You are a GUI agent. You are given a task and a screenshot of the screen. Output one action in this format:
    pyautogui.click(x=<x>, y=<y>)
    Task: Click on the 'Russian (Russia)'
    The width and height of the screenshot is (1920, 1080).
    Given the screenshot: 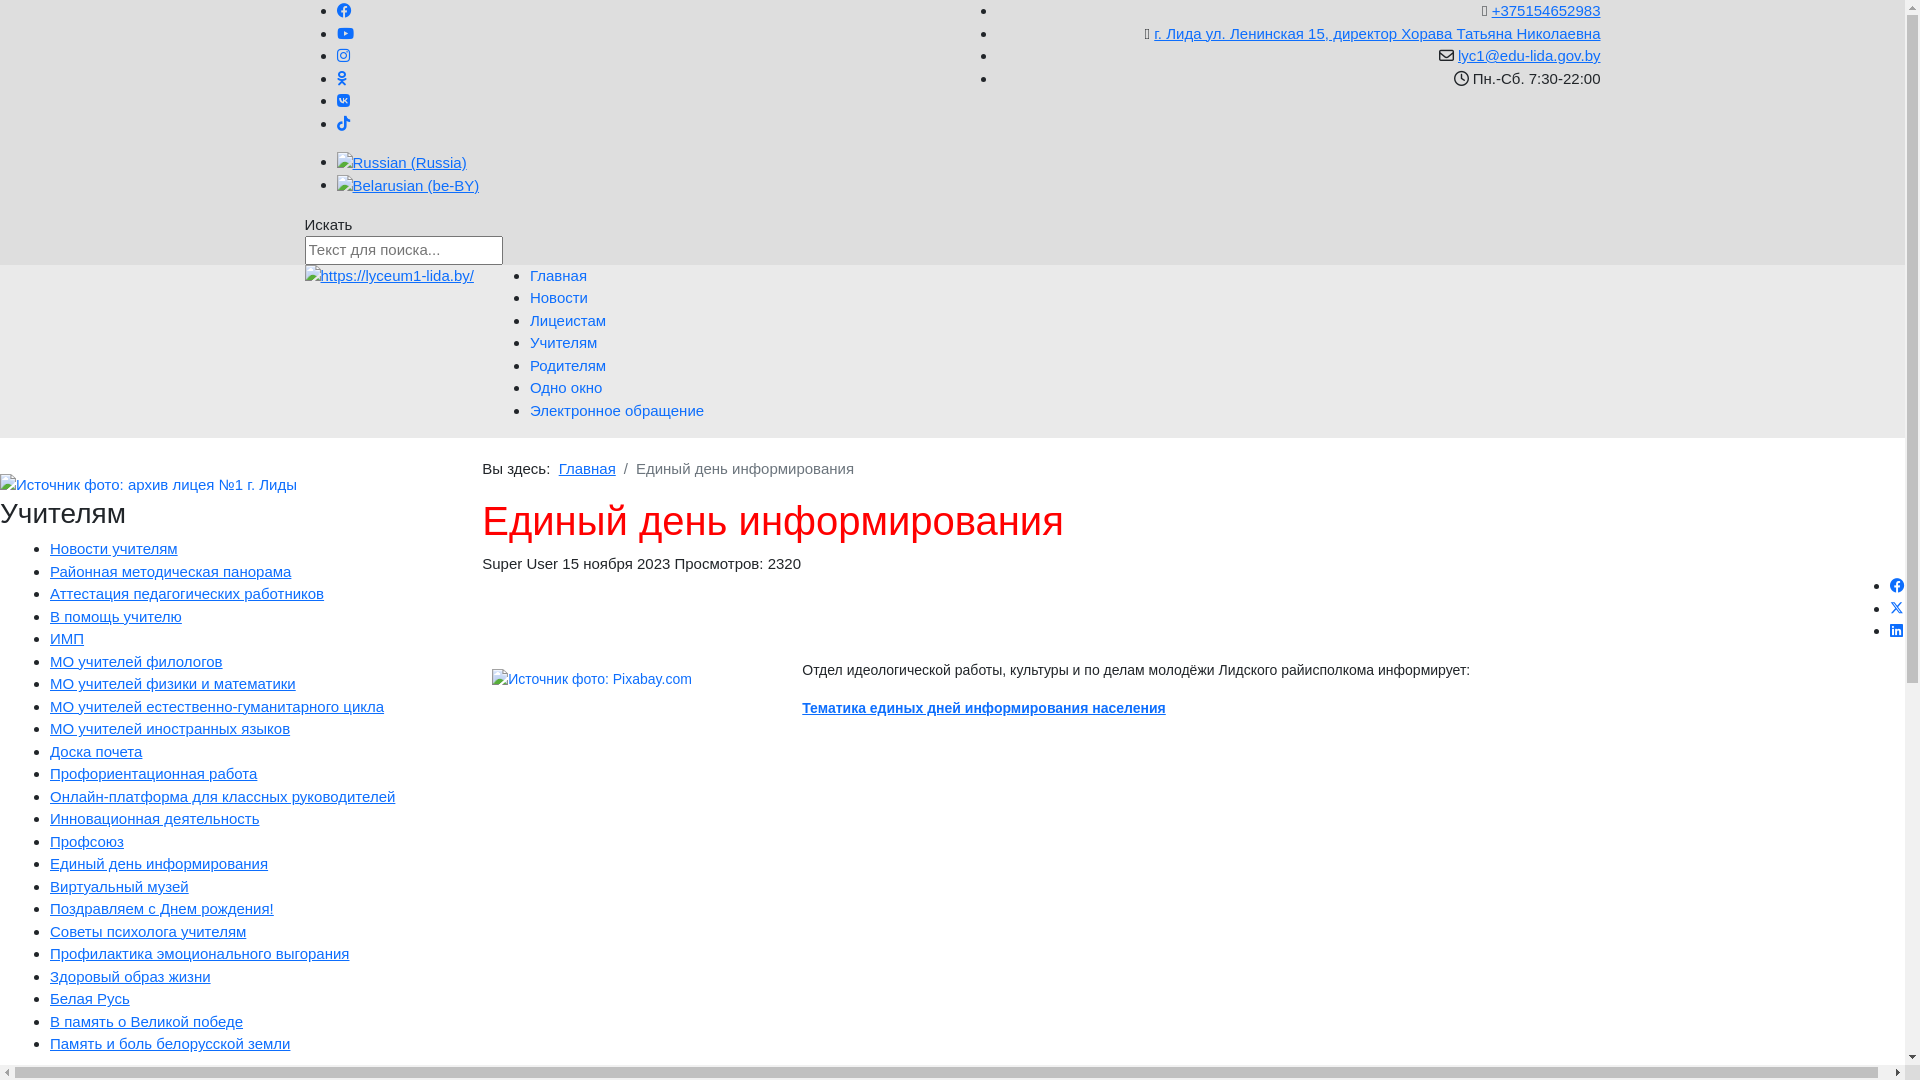 What is the action you would take?
    pyautogui.click(x=400, y=162)
    